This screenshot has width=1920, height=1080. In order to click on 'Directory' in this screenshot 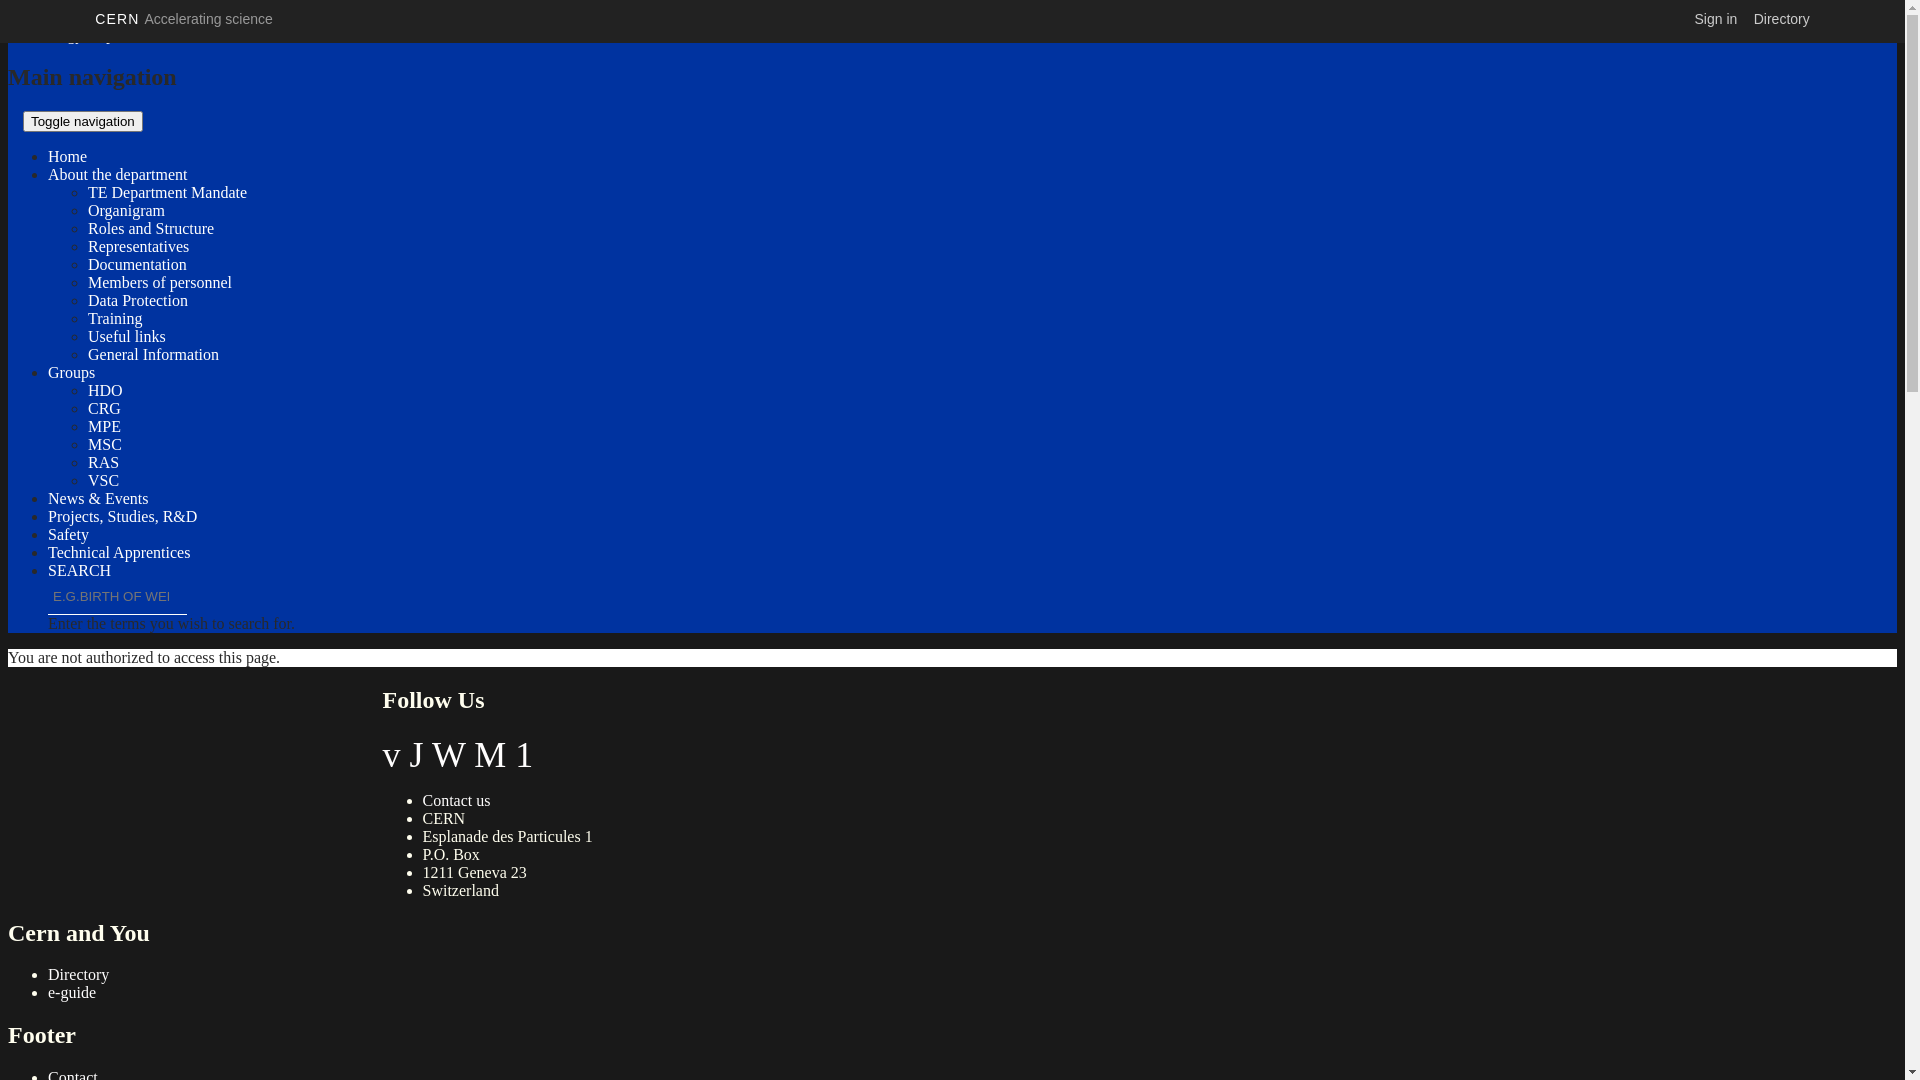, I will do `click(78, 973)`.